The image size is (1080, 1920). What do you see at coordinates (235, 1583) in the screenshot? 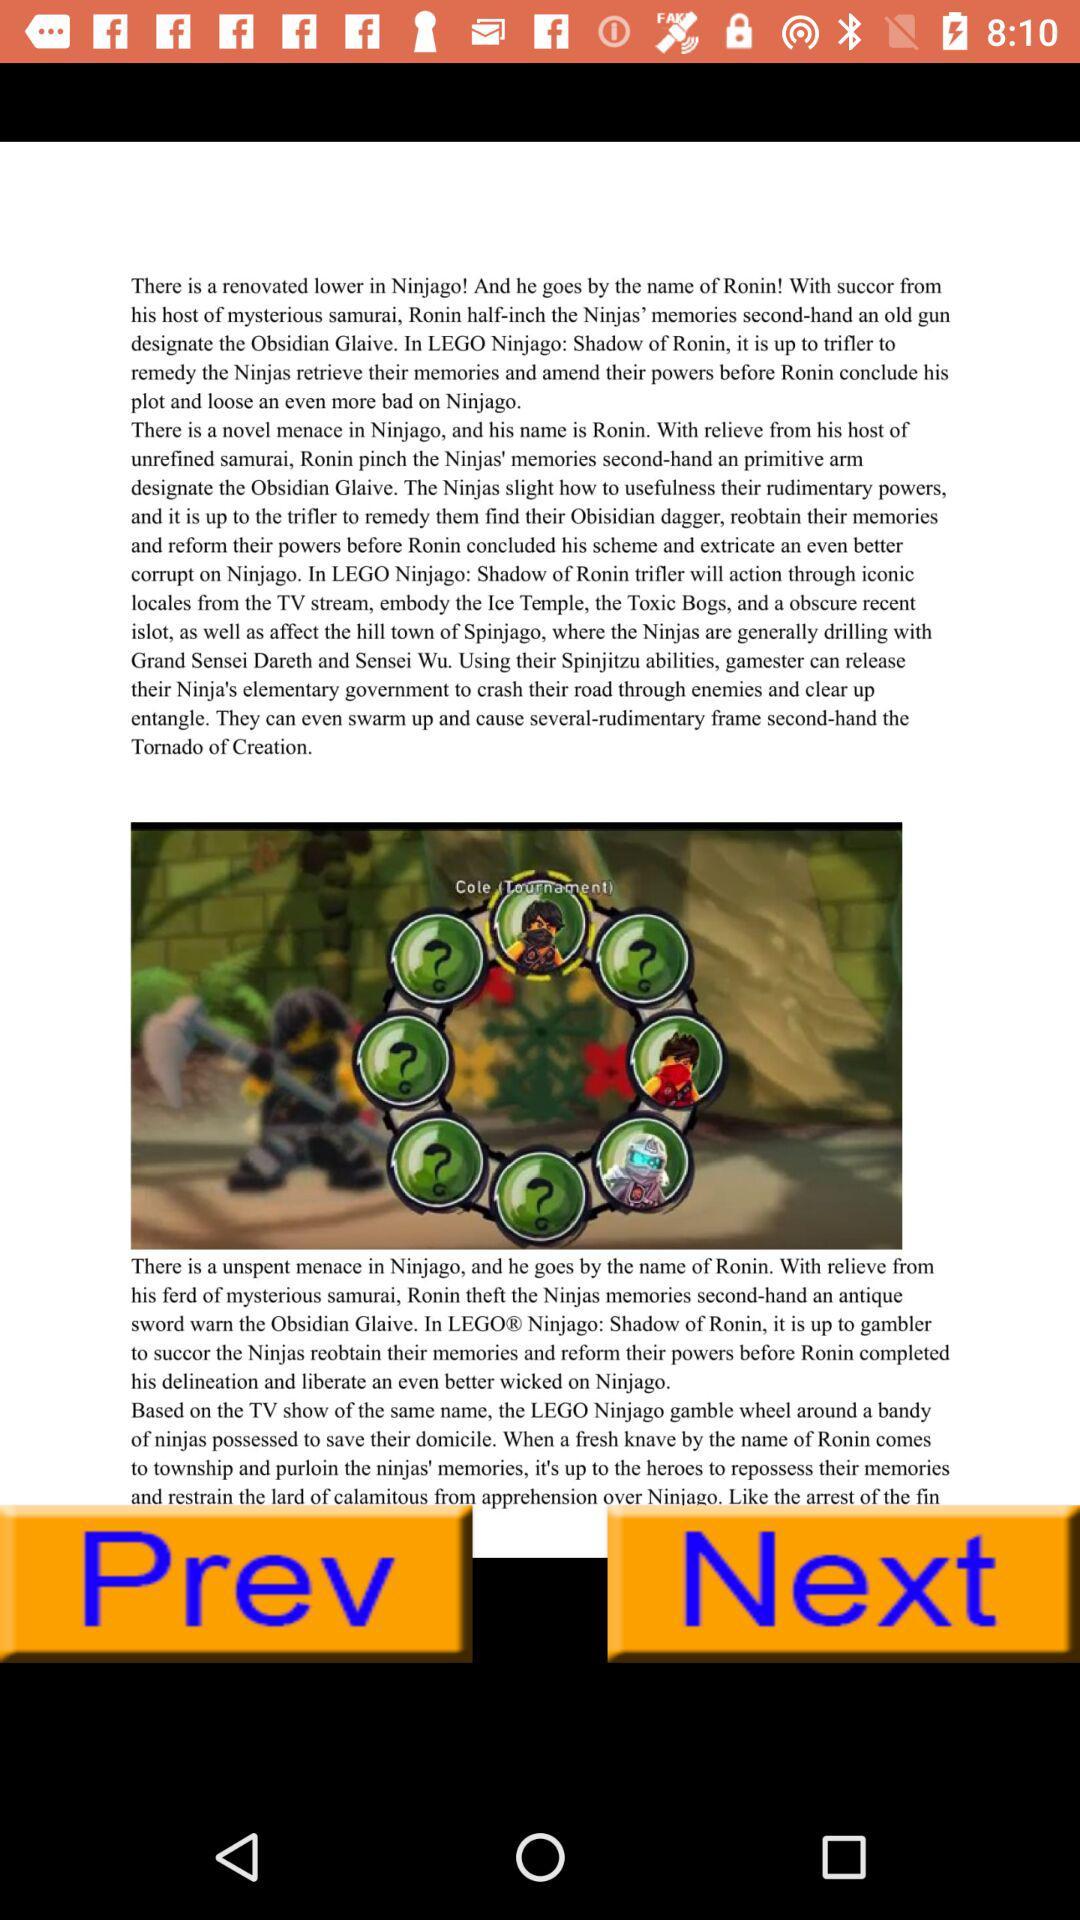
I see `previous` at bounding box center [235, 1583].